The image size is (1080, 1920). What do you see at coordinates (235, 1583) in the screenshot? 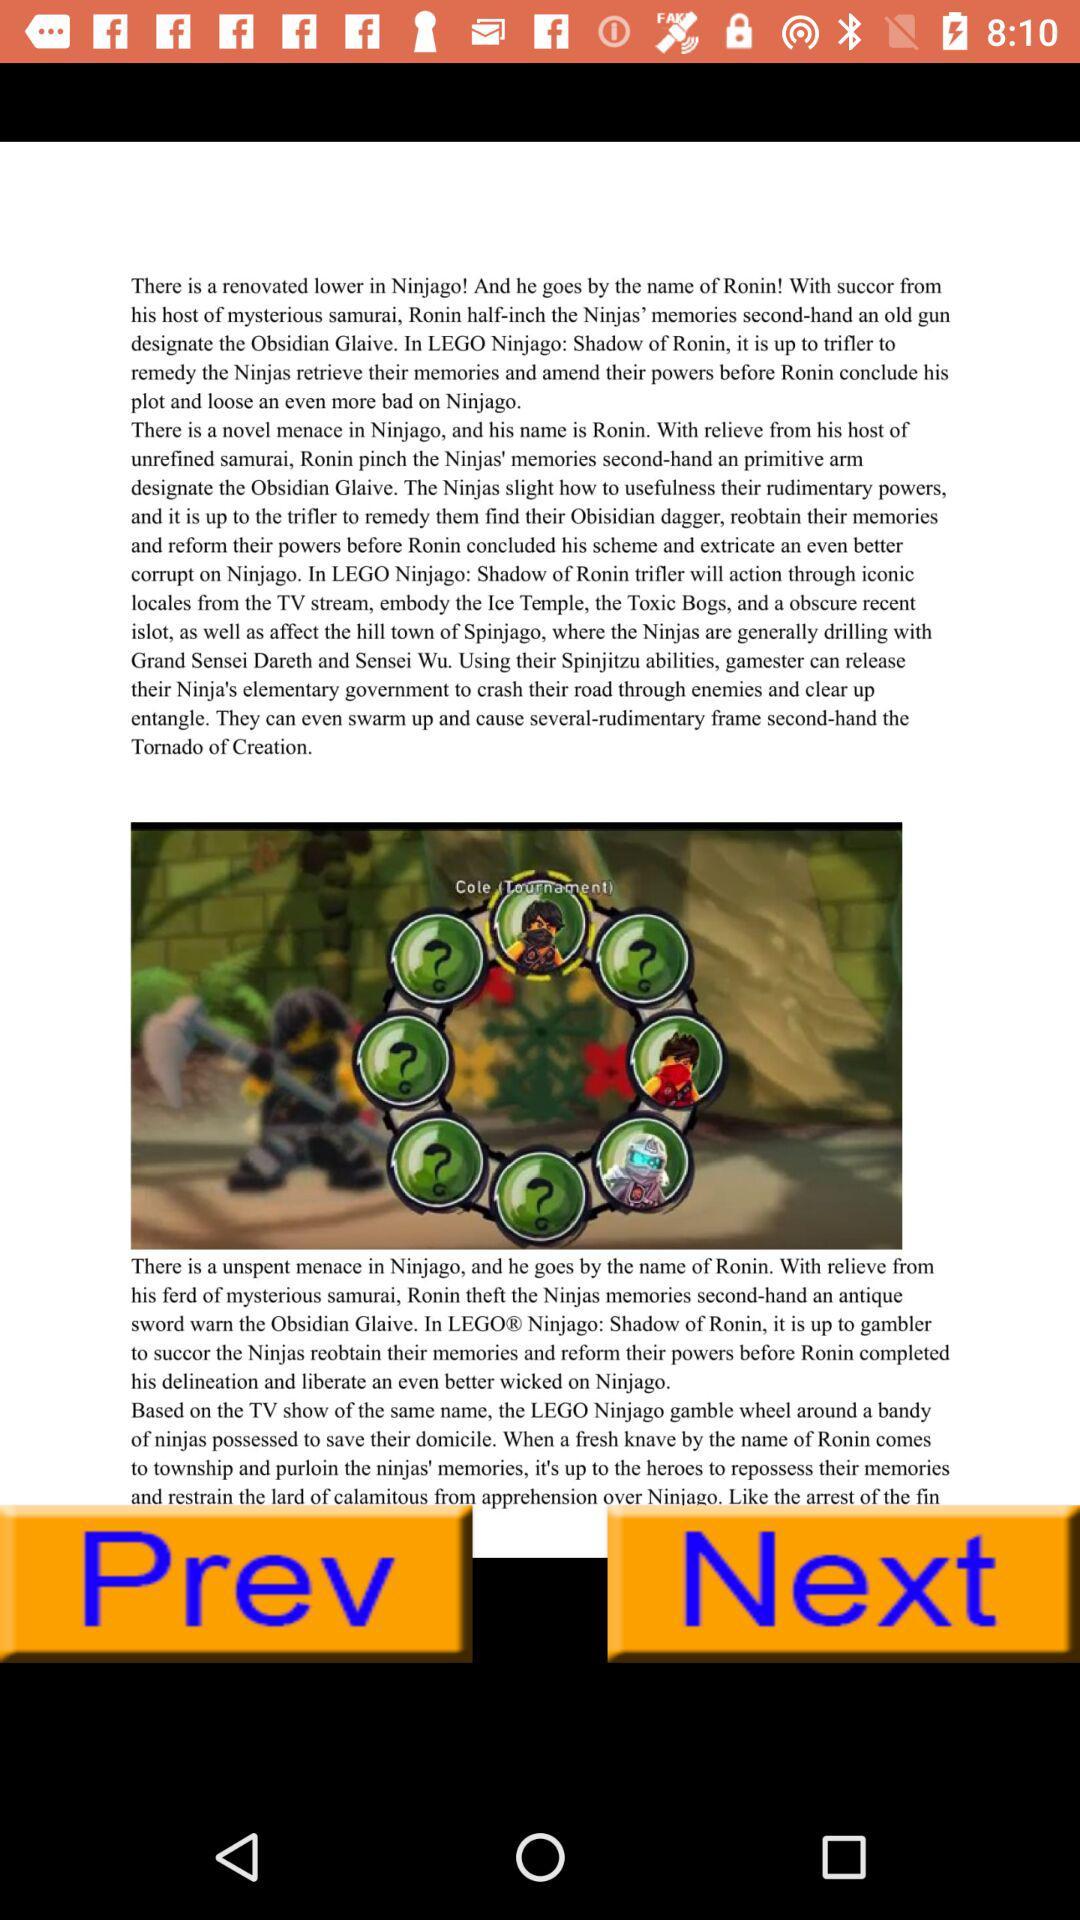
I see `previous` at bounding box center [235, 1583].